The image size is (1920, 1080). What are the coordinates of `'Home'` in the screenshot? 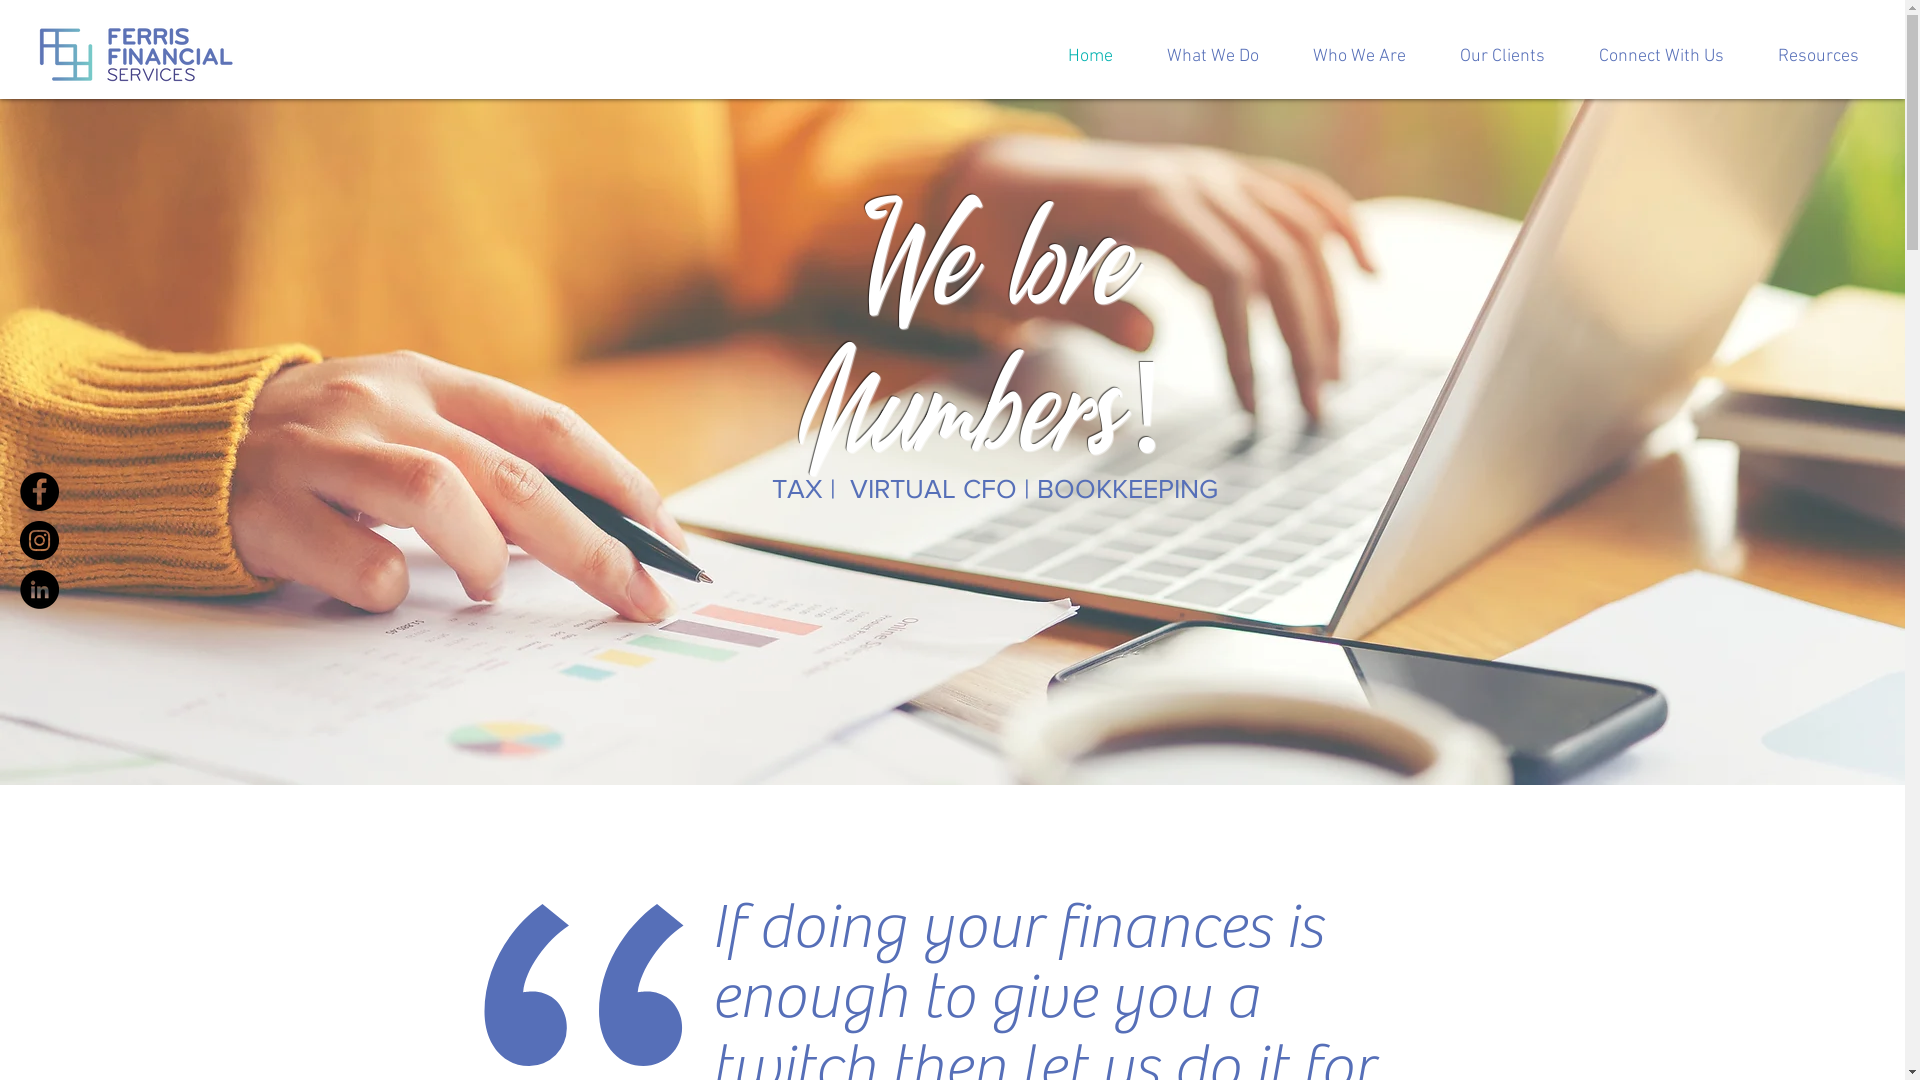 It's located at (1089, 55).